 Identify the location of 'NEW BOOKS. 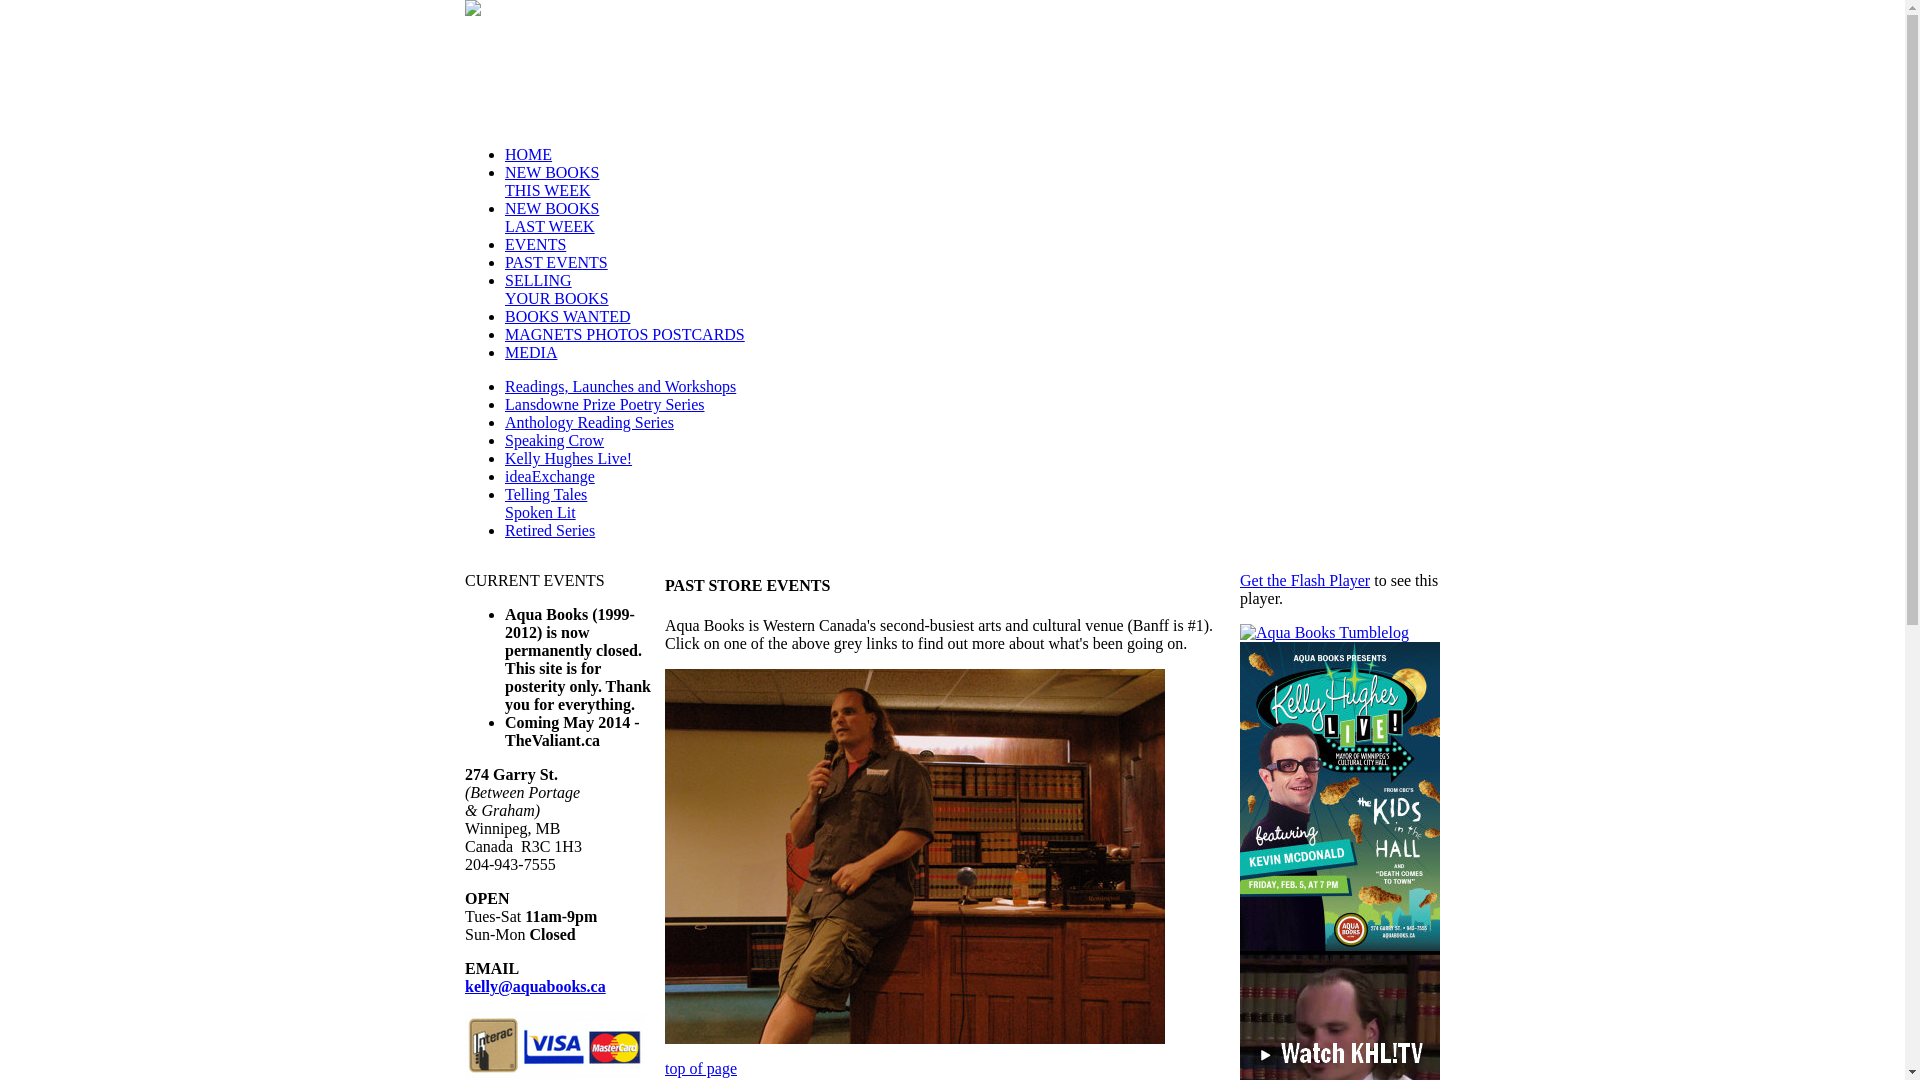
(552, 217).